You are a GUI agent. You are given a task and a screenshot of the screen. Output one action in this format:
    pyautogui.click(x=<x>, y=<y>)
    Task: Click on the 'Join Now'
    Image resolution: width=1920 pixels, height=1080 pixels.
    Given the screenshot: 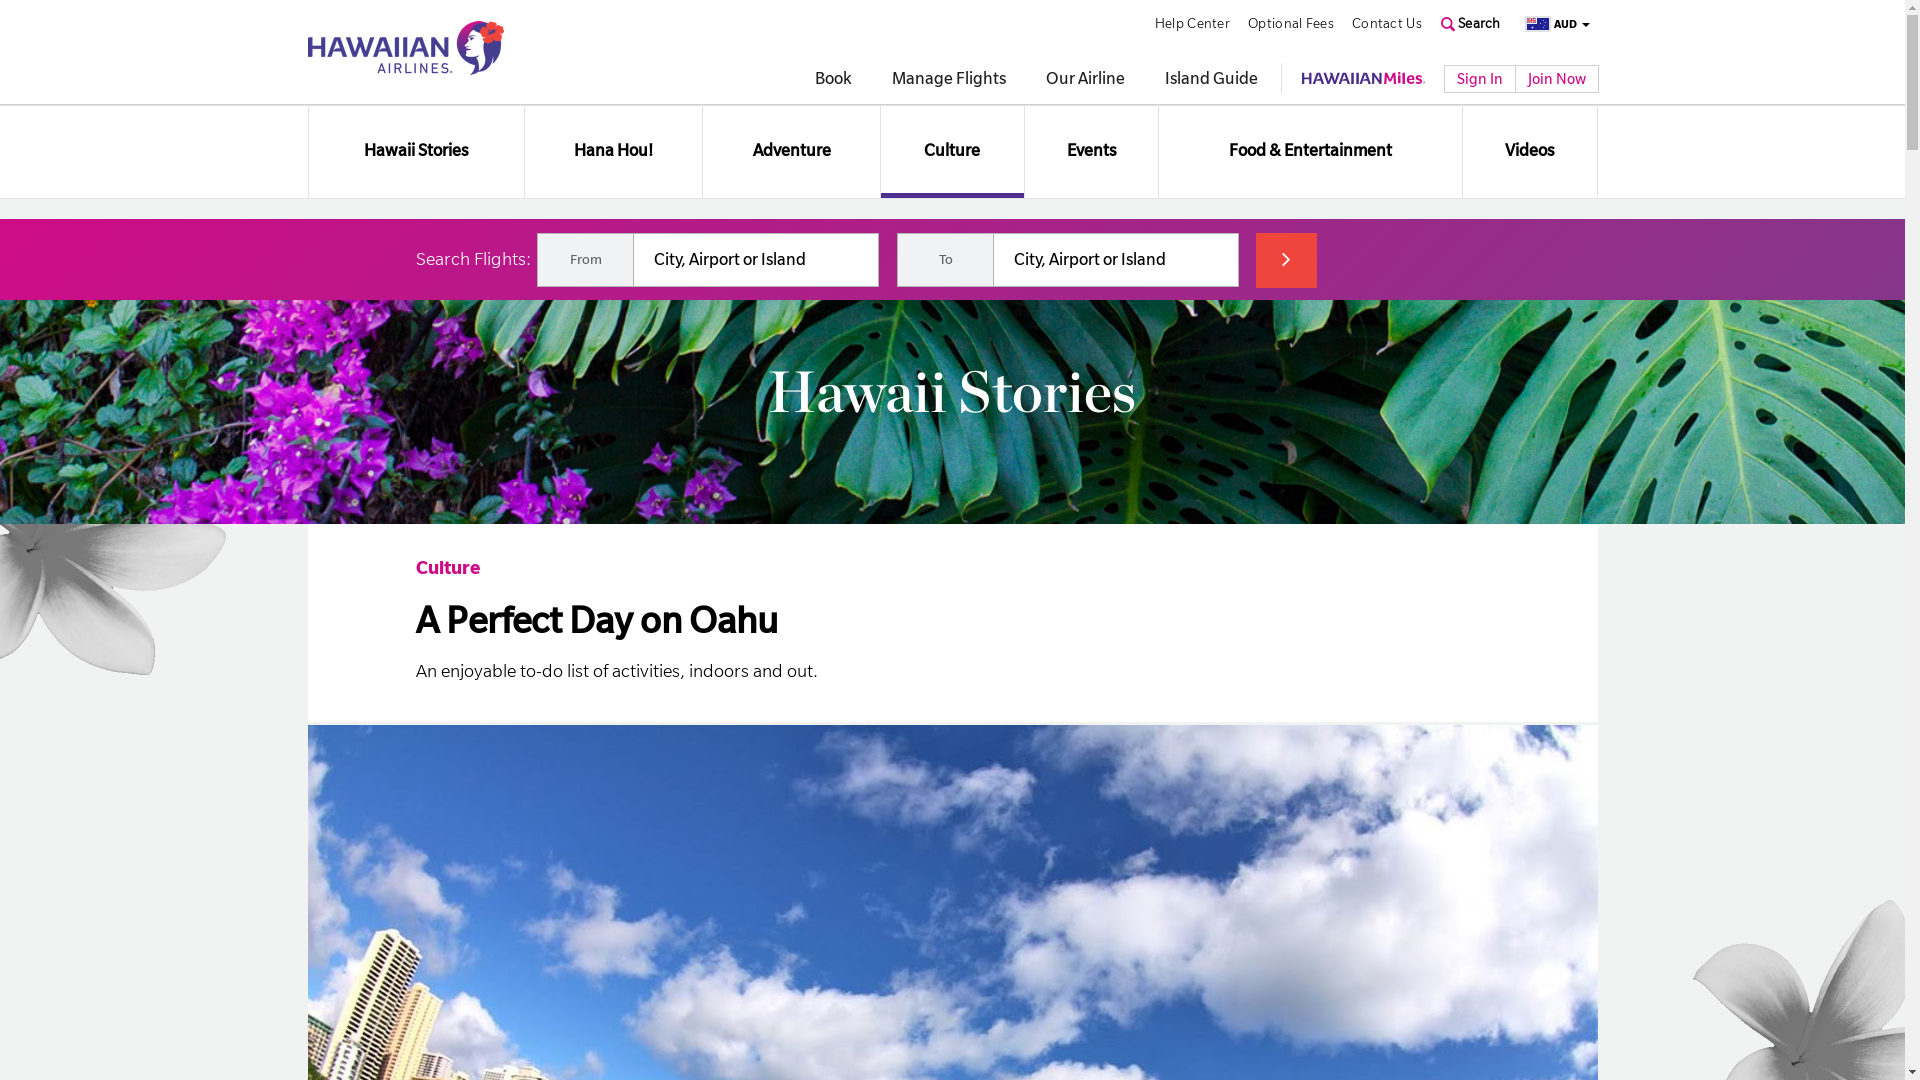 What is the action you would take?
    pyautogui.click(x=1554, y=77)
    